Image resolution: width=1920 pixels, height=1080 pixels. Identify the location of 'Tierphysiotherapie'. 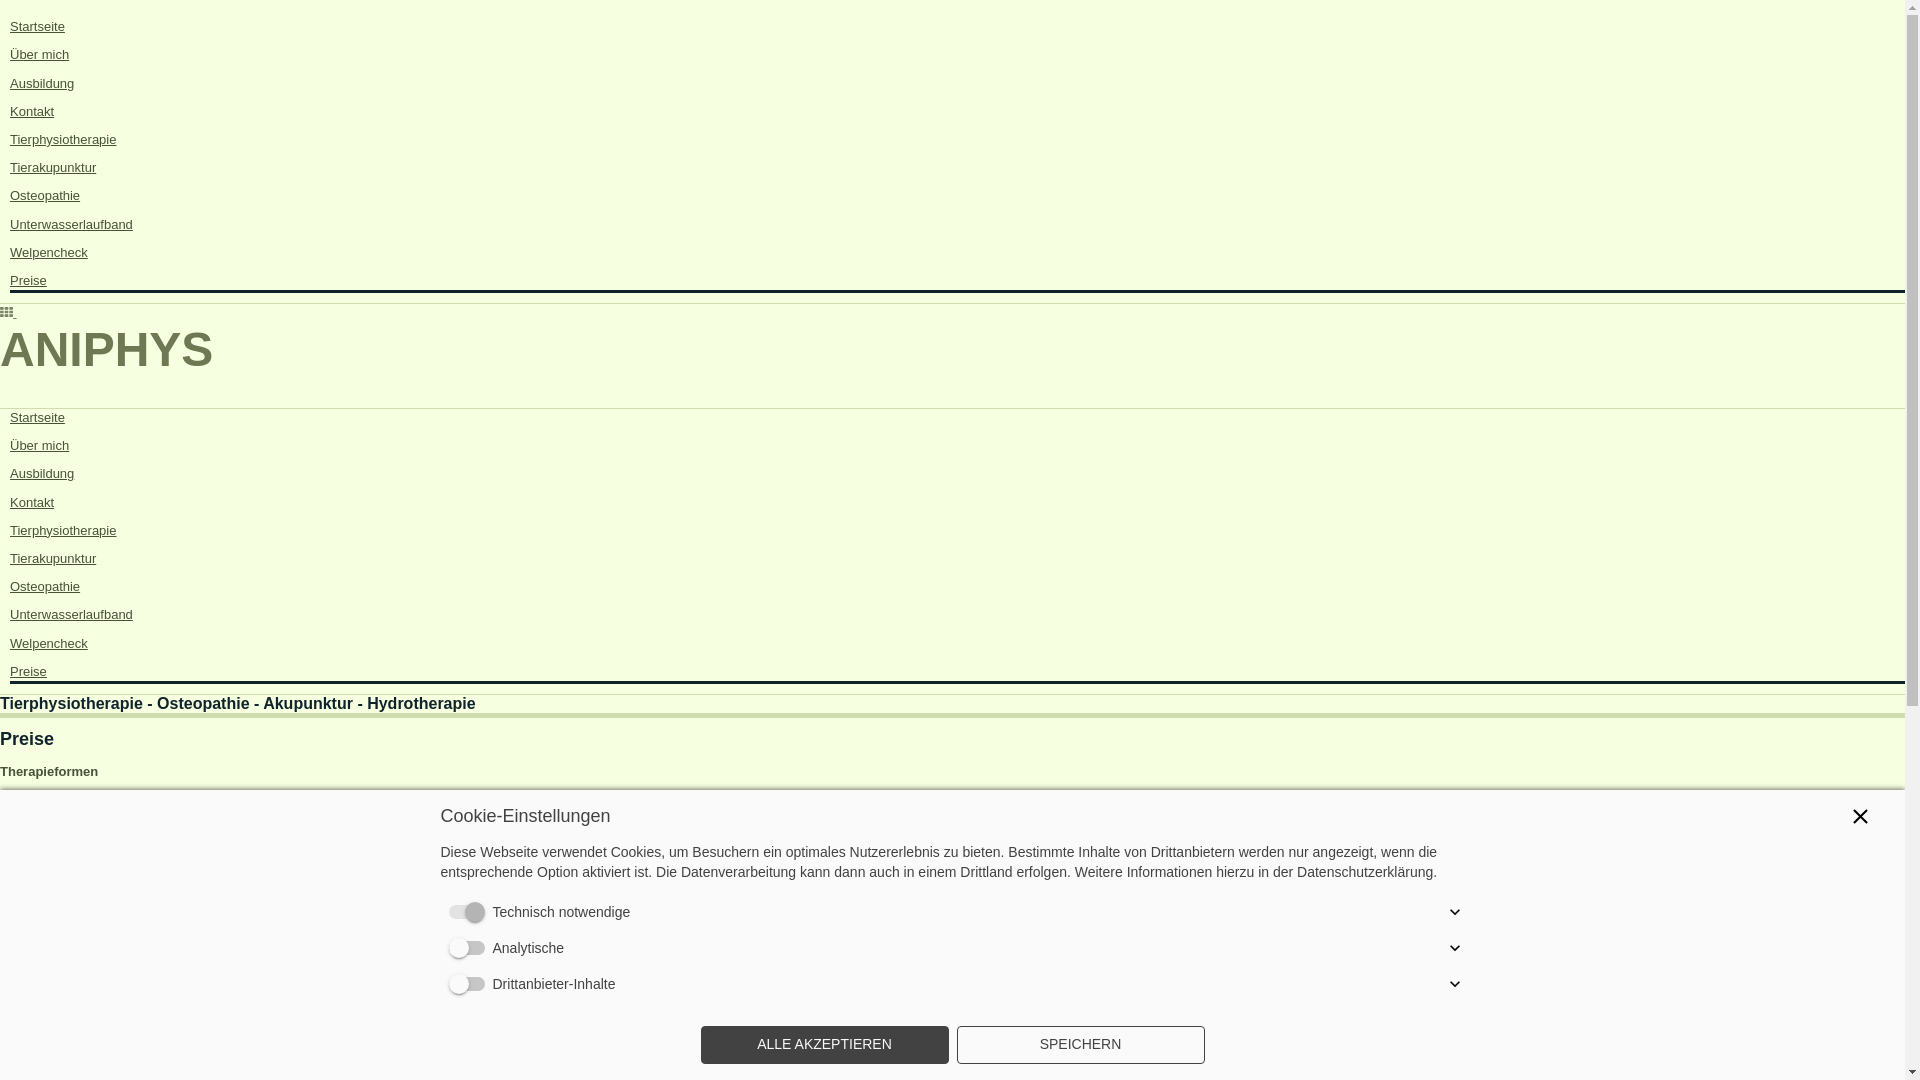
(62, 138).